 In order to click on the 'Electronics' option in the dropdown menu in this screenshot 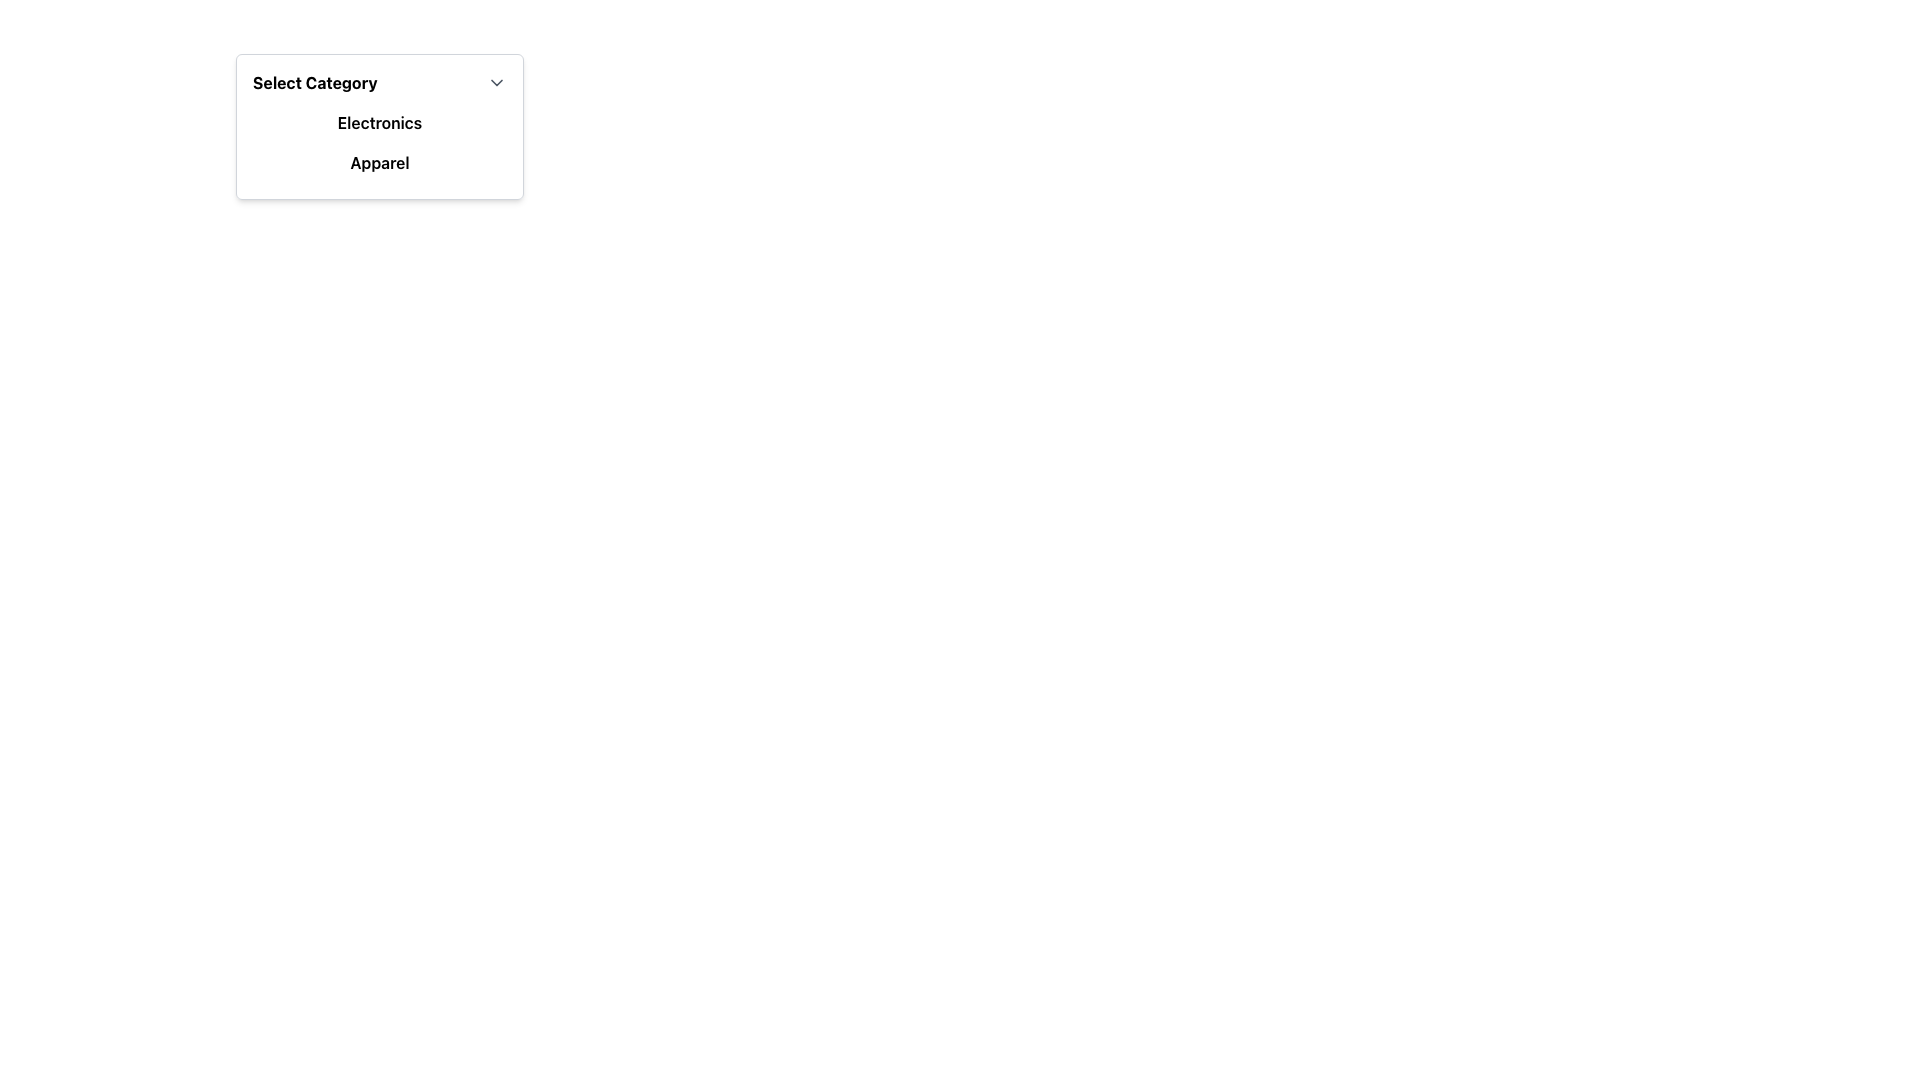, I will do `click(379, 123)`.